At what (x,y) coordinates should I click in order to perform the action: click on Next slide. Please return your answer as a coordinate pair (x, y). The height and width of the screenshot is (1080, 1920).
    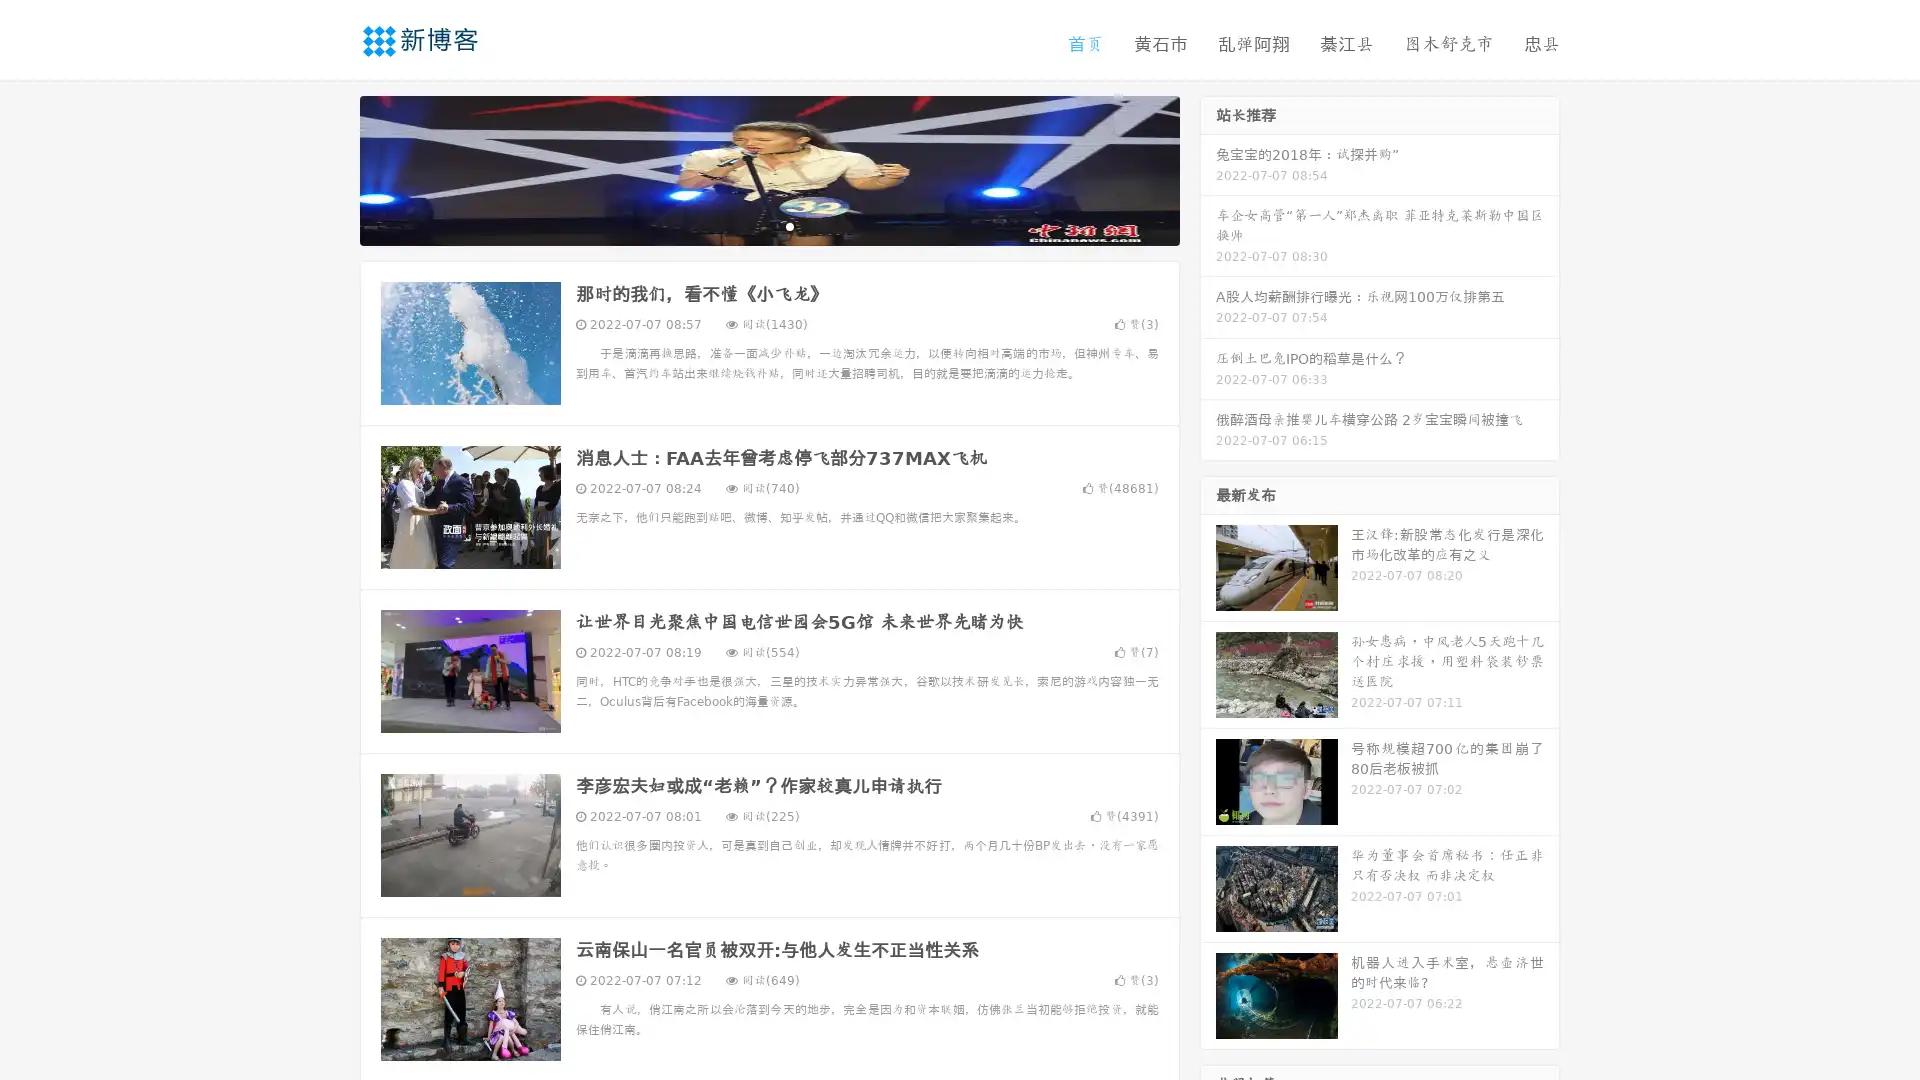
    Looking at the image, I should click on (1208, 168).